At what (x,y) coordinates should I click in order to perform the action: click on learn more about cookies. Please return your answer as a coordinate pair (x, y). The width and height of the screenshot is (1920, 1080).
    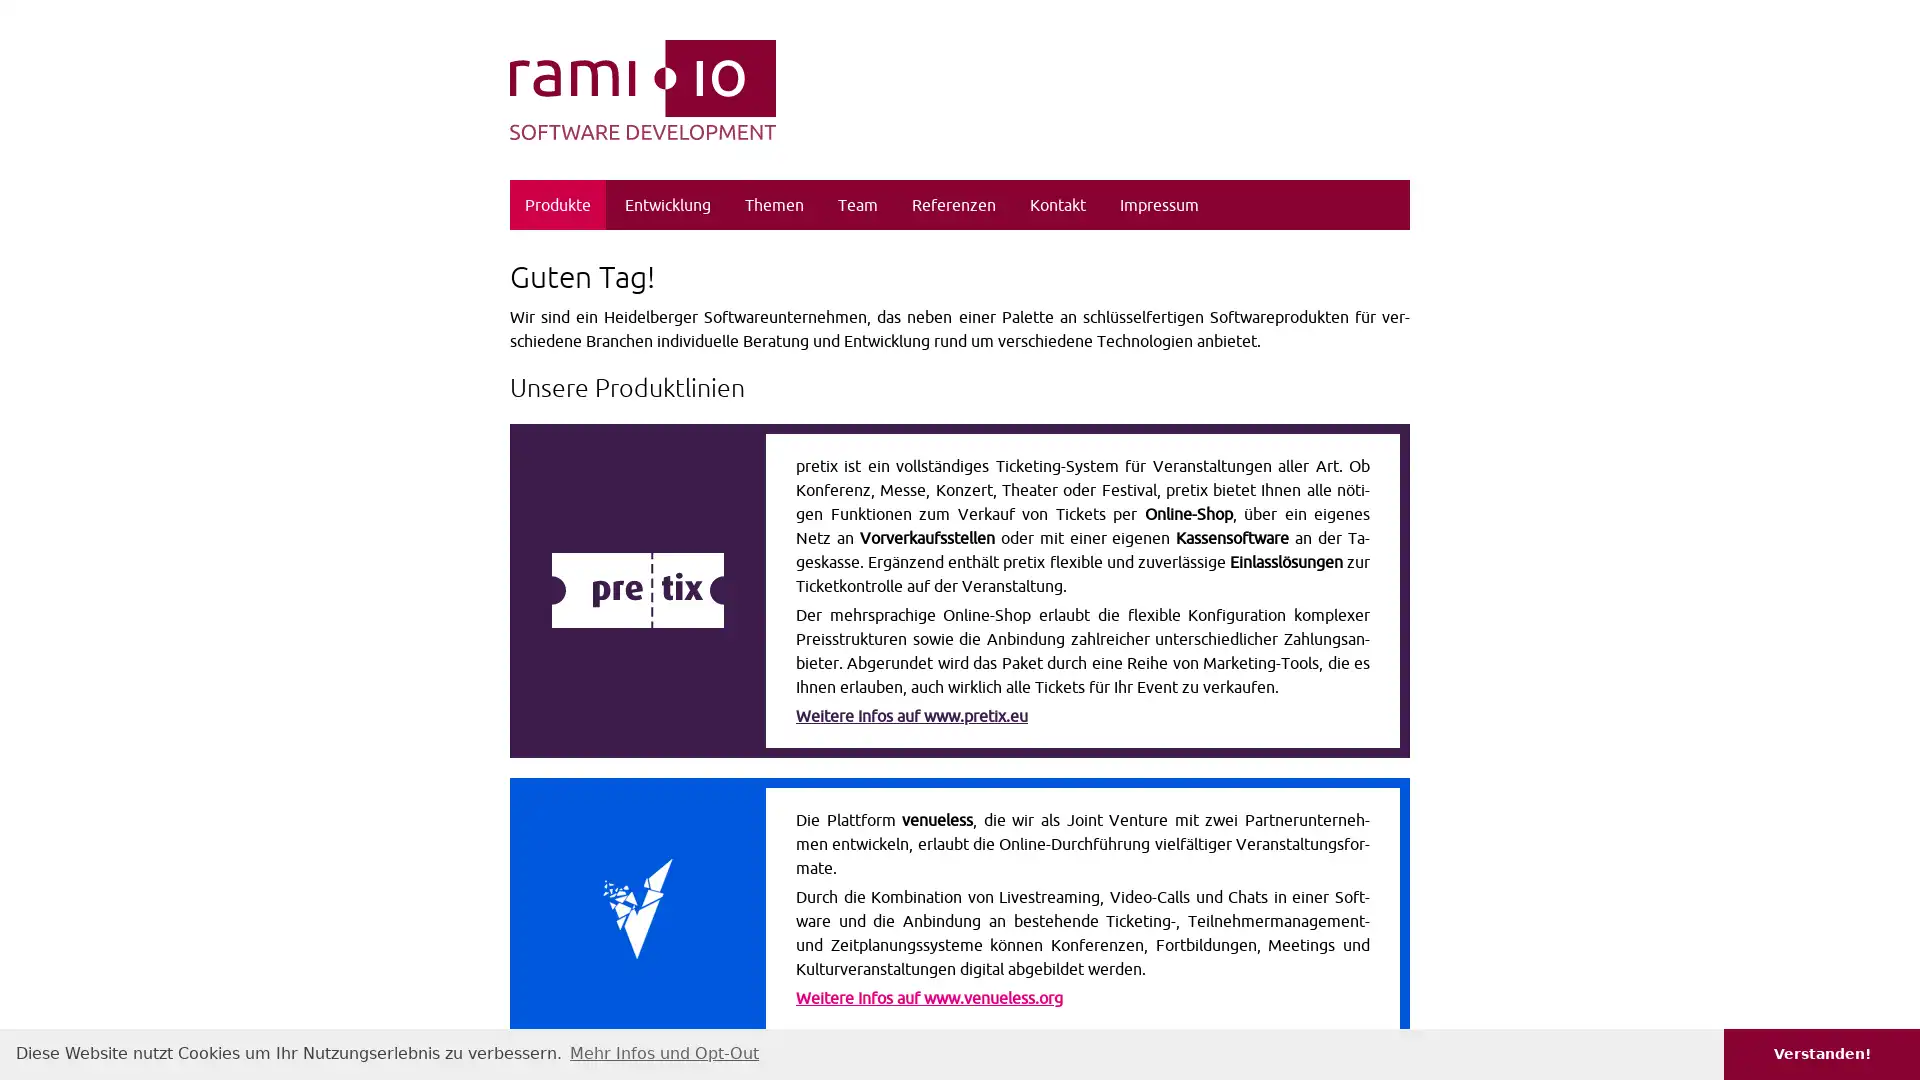
    Looking at the image, I should click on (664, 1052).